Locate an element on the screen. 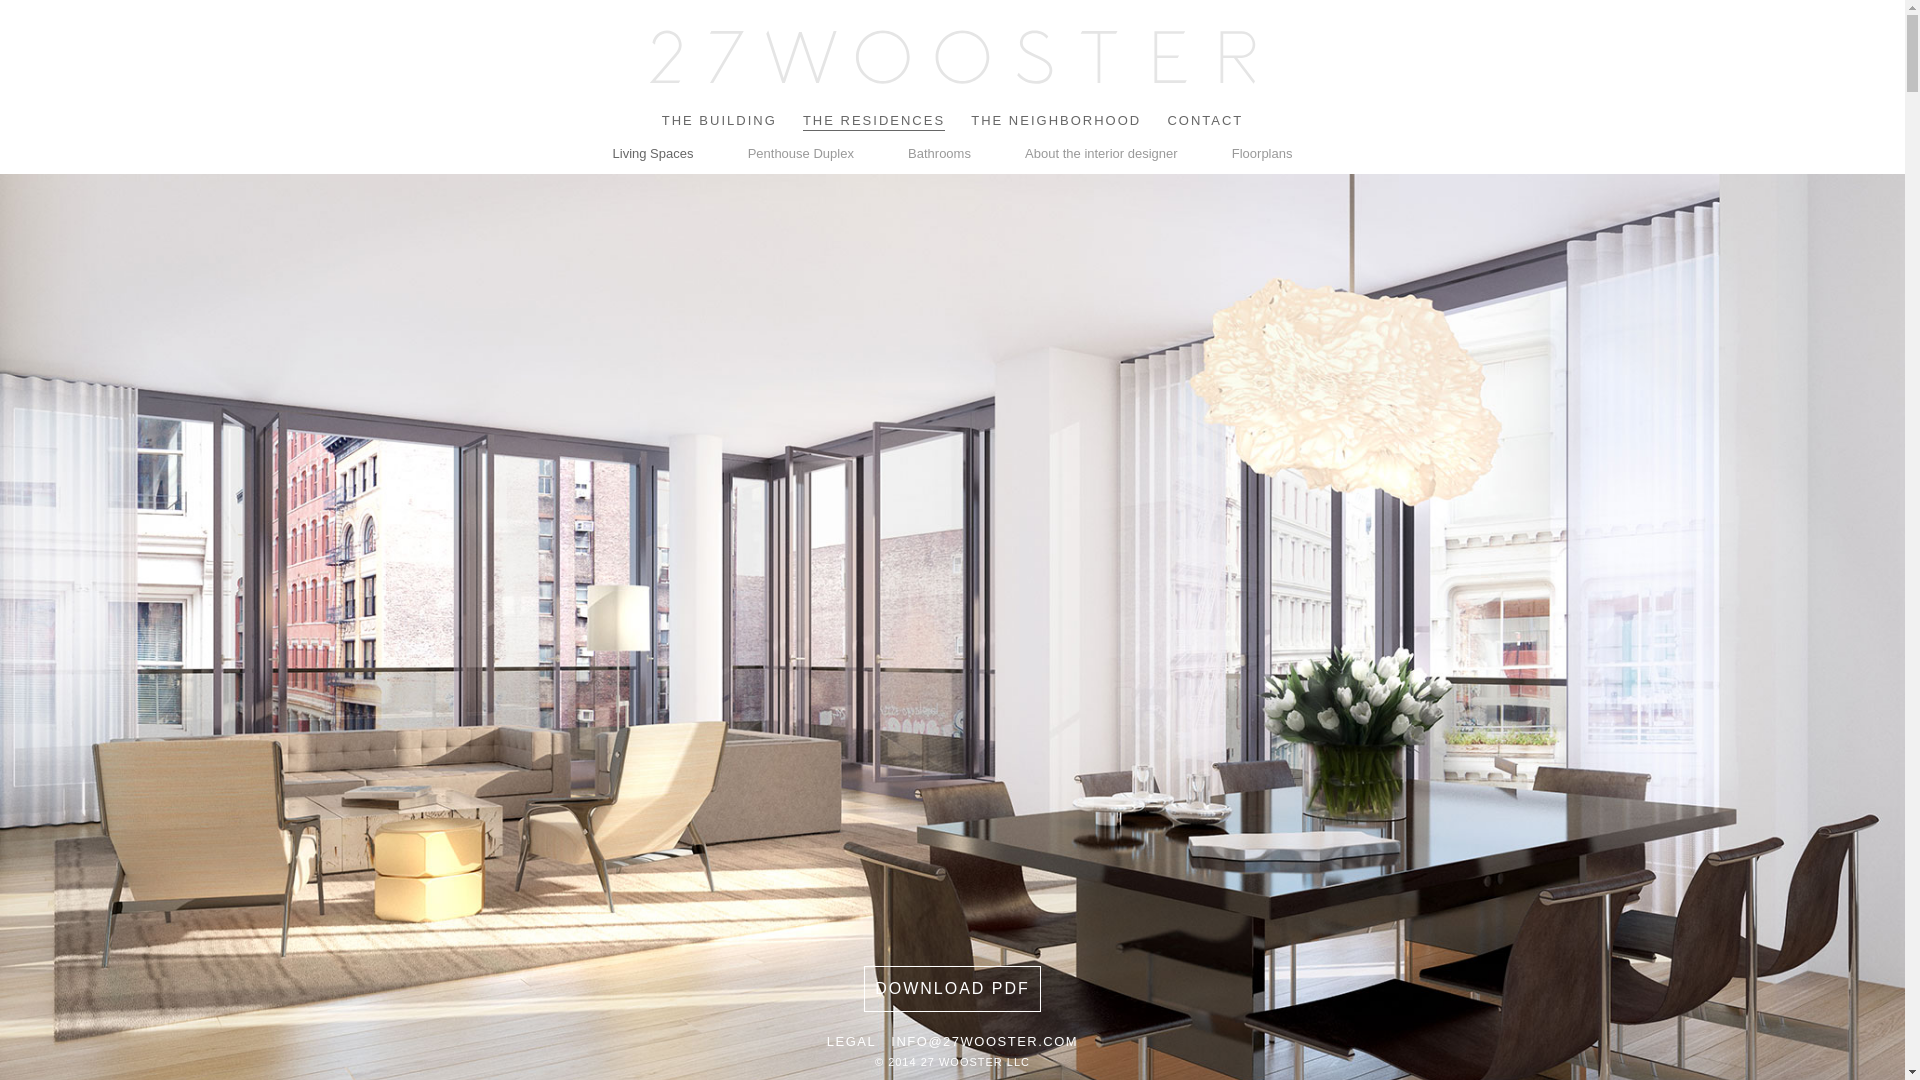  'INFO@27WOOSTER.COM' is located at coordinates (984, 1040).